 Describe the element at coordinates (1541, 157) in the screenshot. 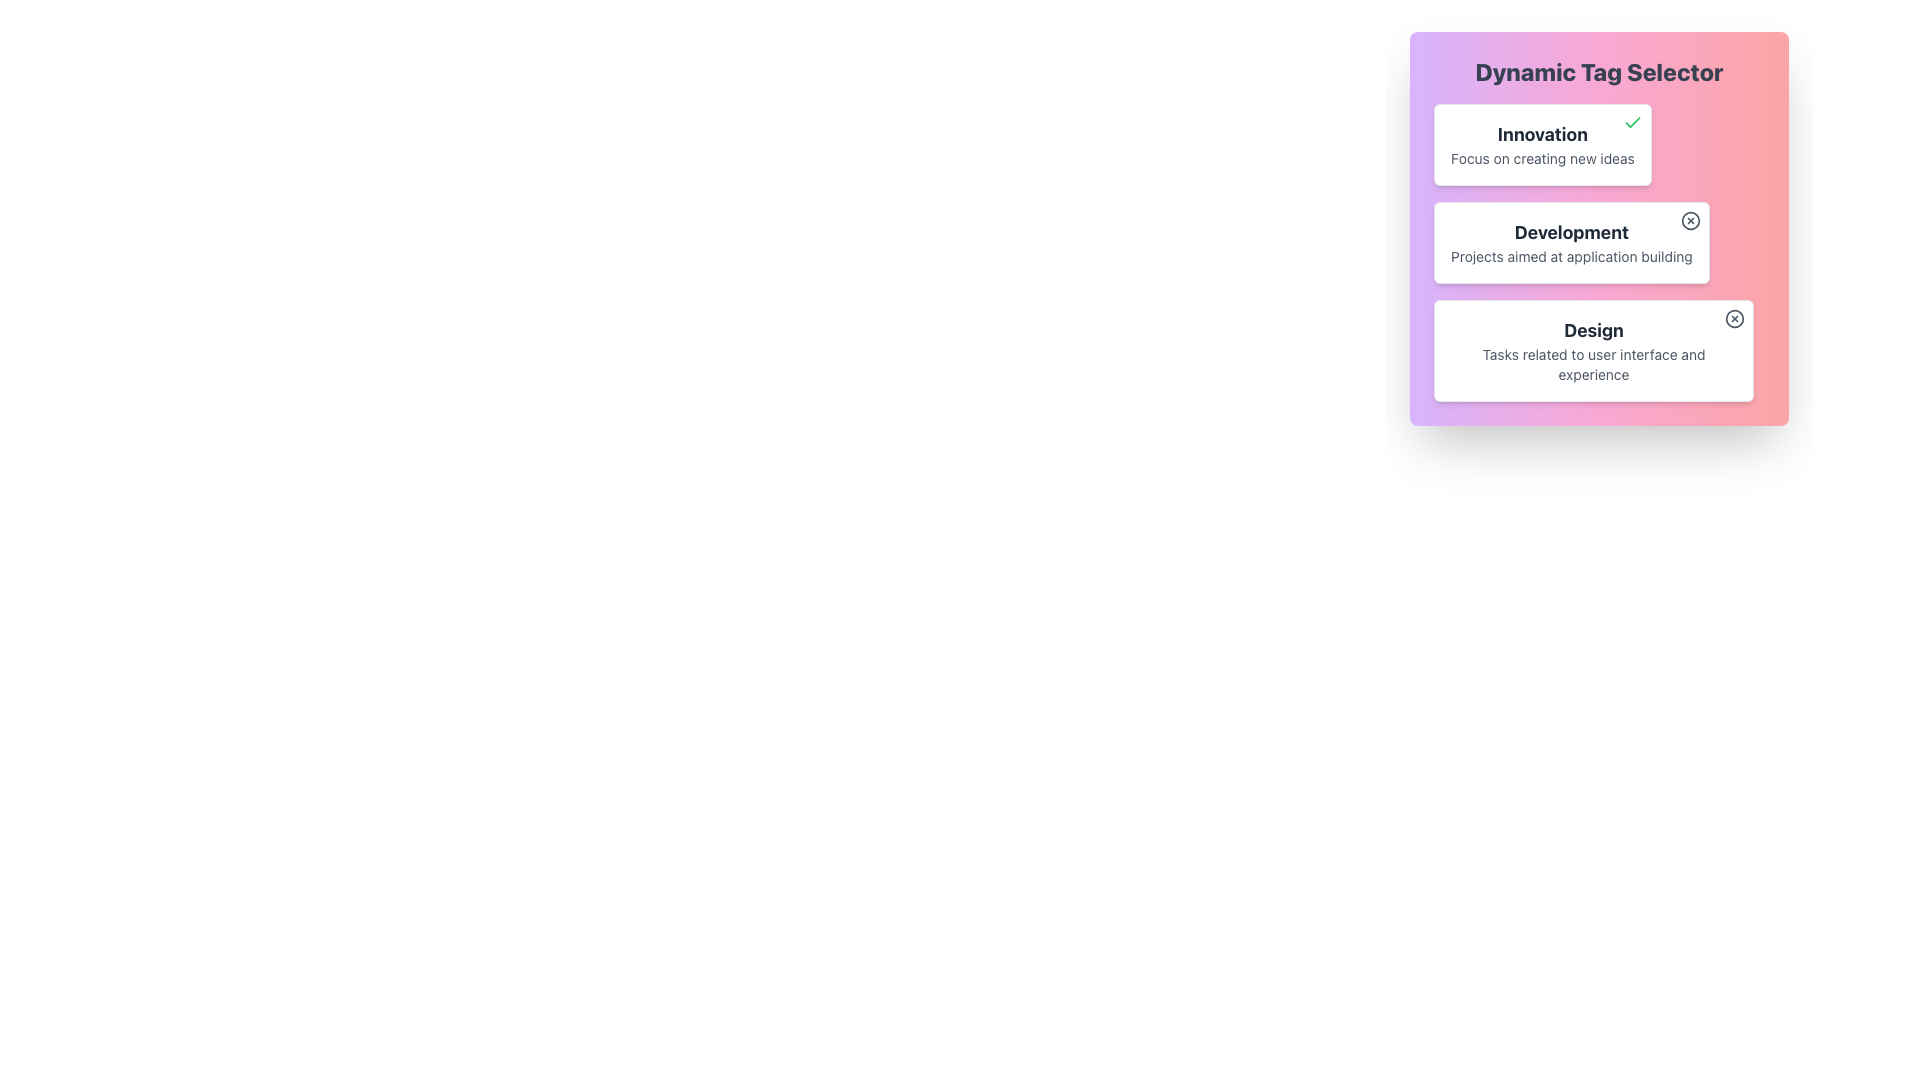

I see `informative text label located directly below the title 'Innovation' in the card interface` at that location.